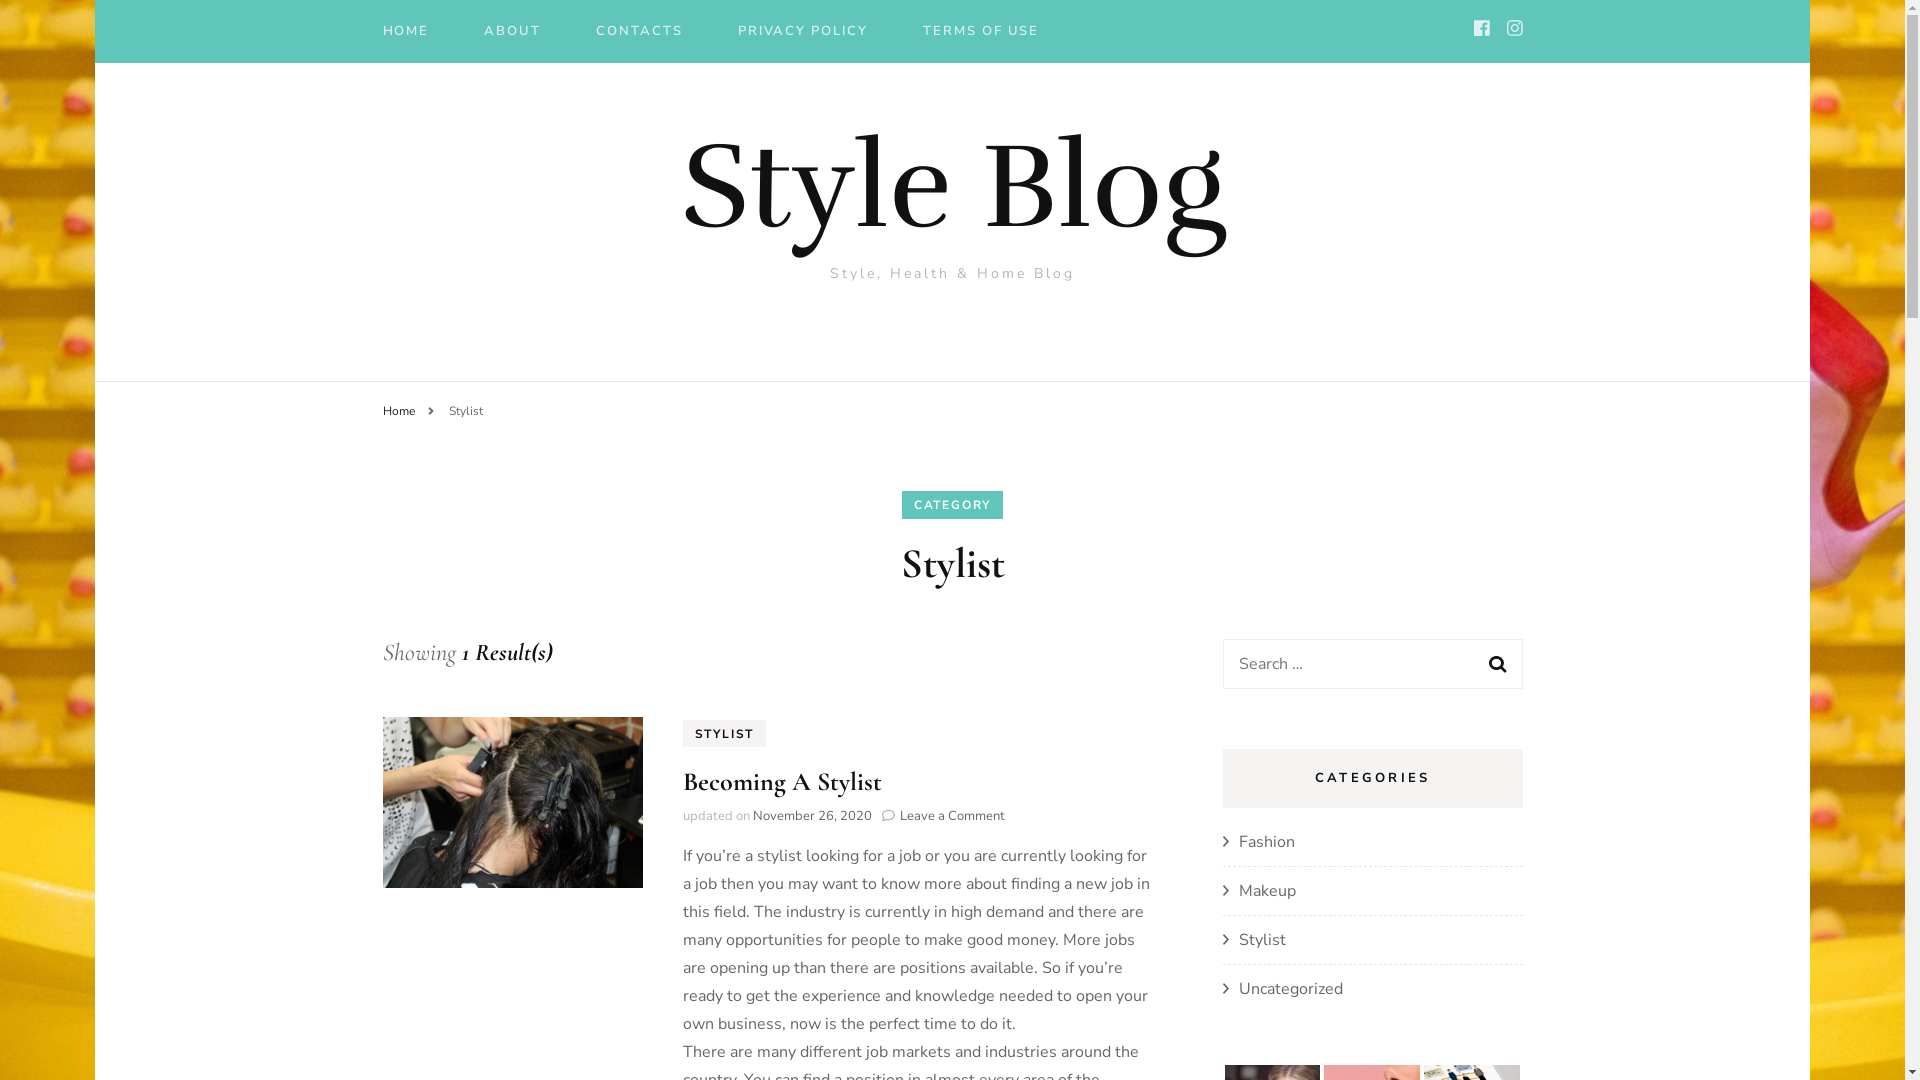 The width and height of the screenshot is (1920, 1080). I want to click on 'Stylist', so click(1260, 940).